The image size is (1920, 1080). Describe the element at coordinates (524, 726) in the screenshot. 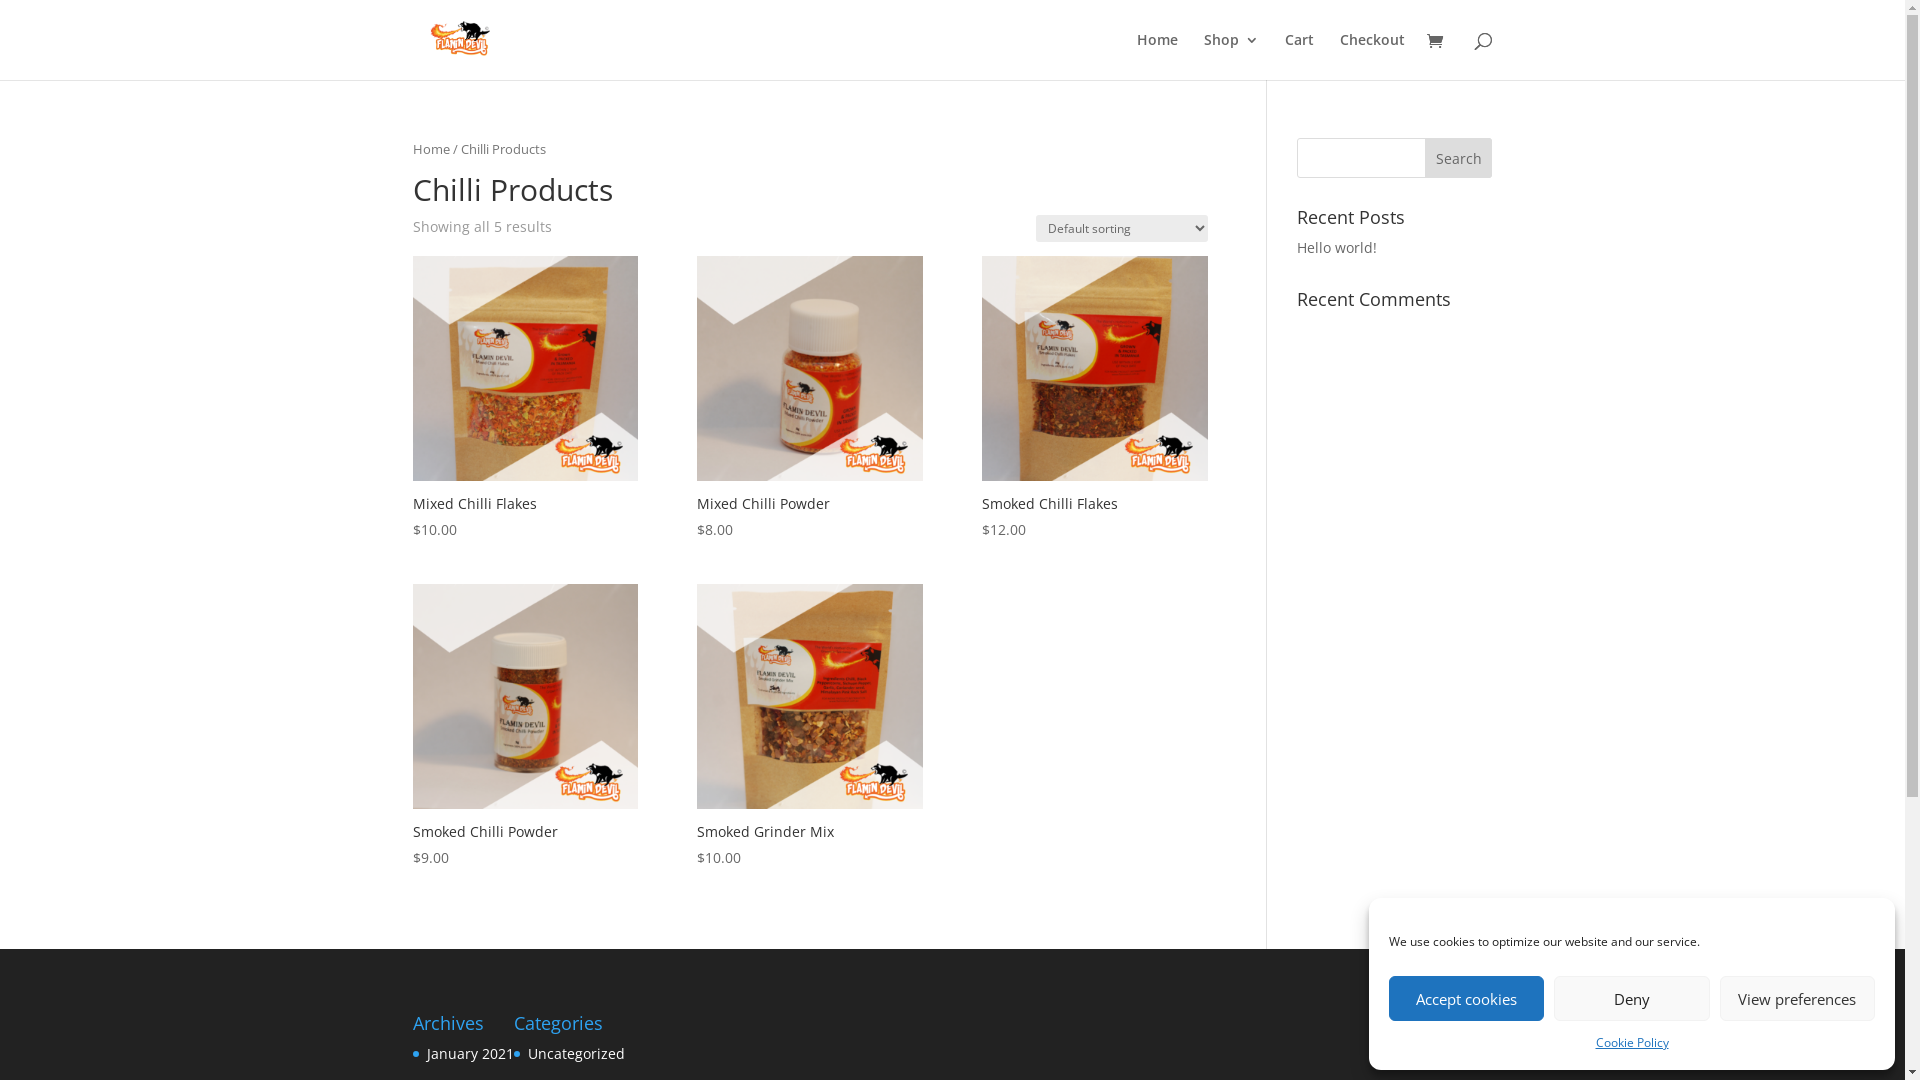

I see `'Smoked Chilli Powder` at that location.